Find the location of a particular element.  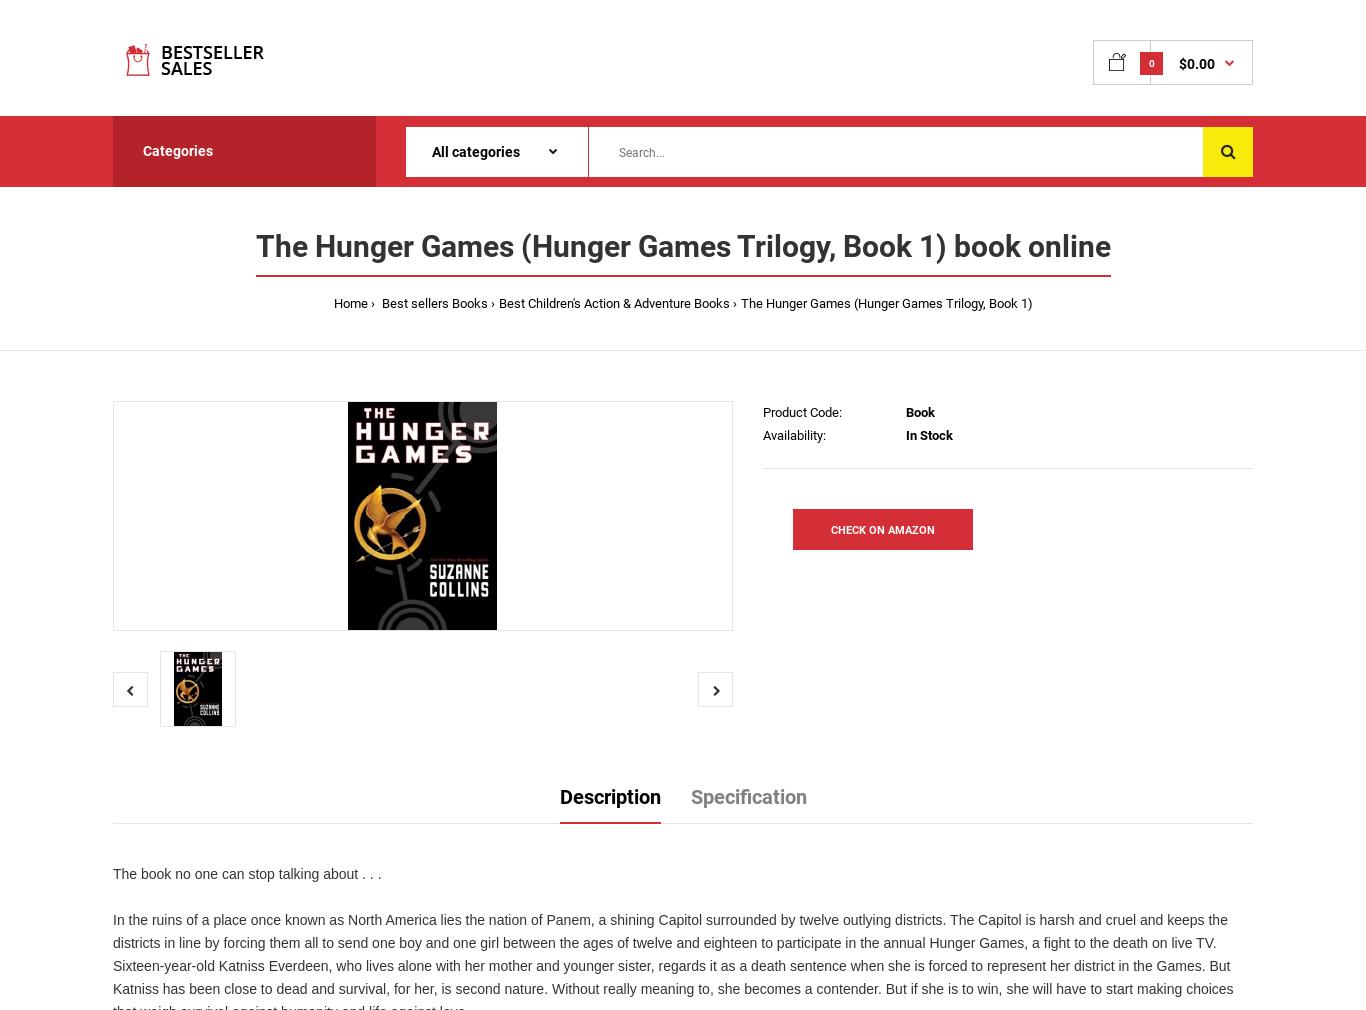

'Best sellers Movies' is located at coordinates (198, 303).